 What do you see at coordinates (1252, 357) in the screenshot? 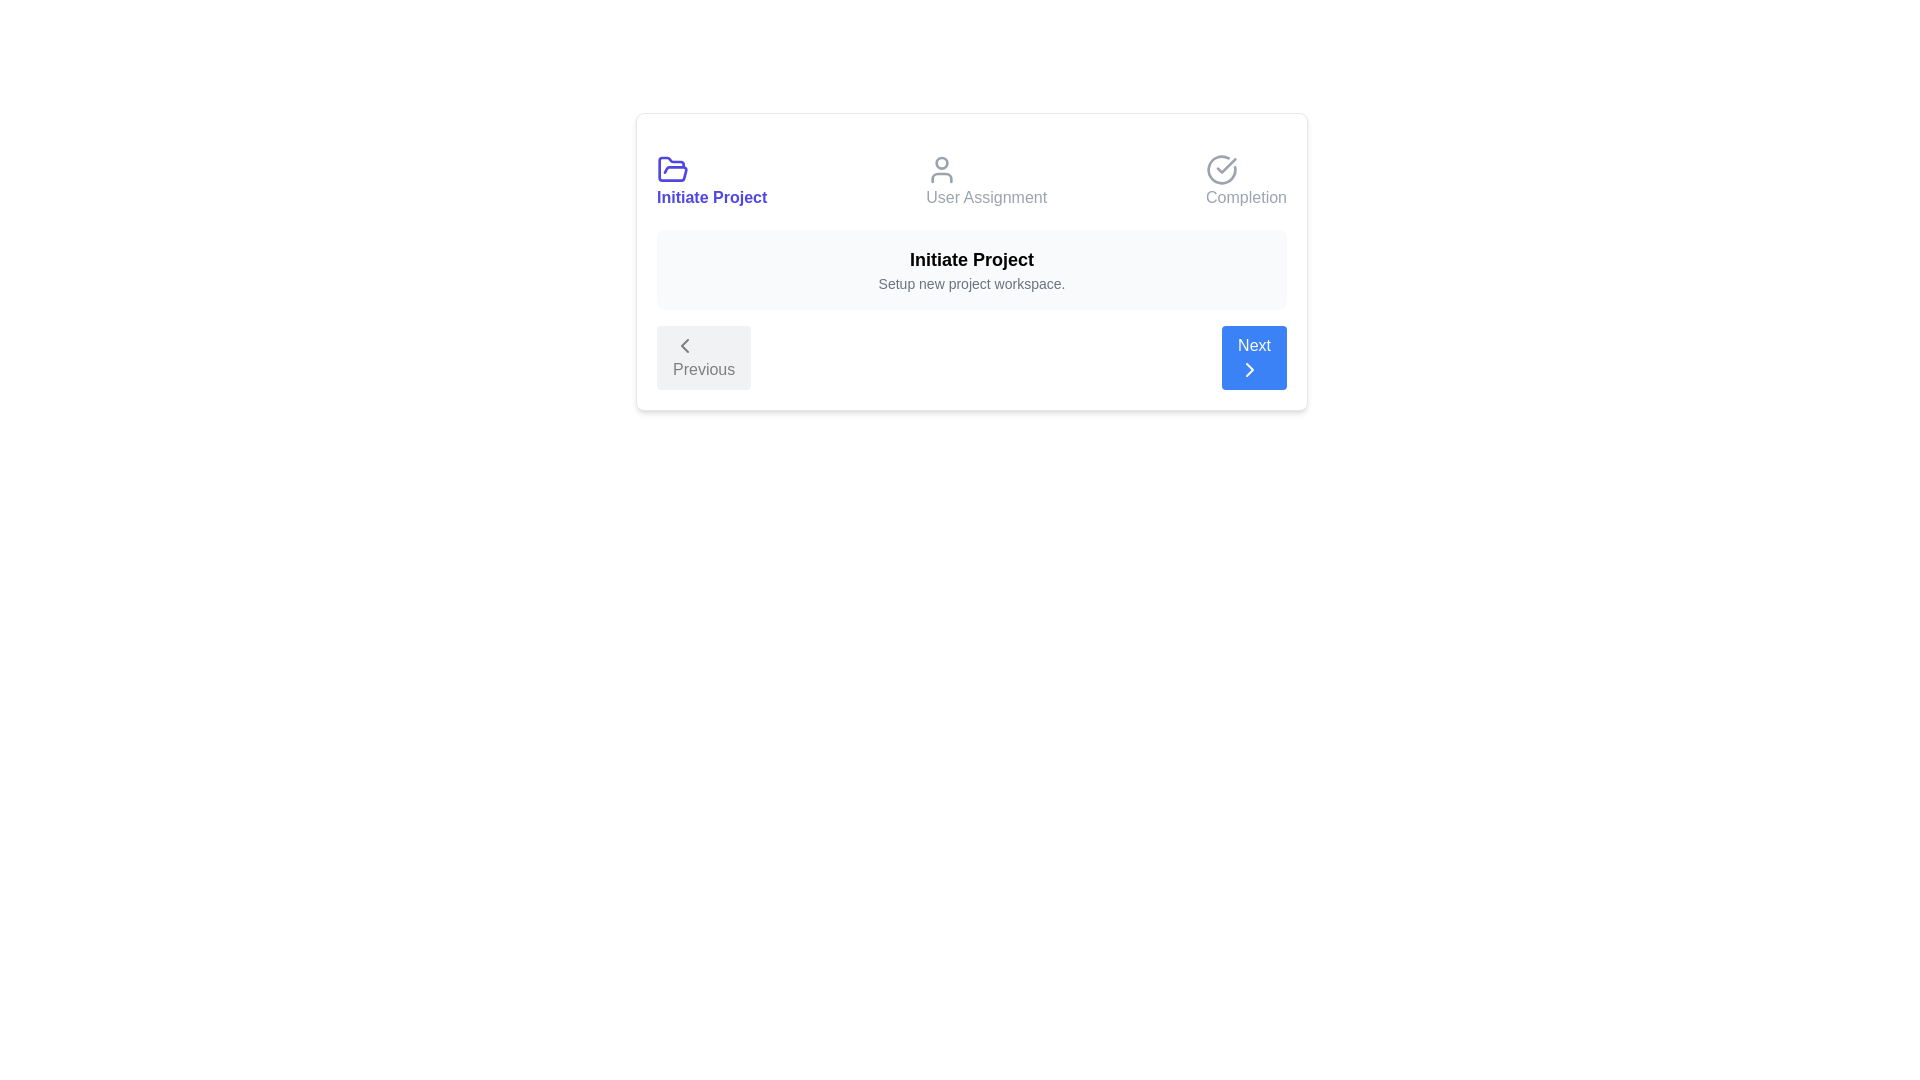
I see `'Next' button to navigate to the next stage` at bounding box center [1252, 357].